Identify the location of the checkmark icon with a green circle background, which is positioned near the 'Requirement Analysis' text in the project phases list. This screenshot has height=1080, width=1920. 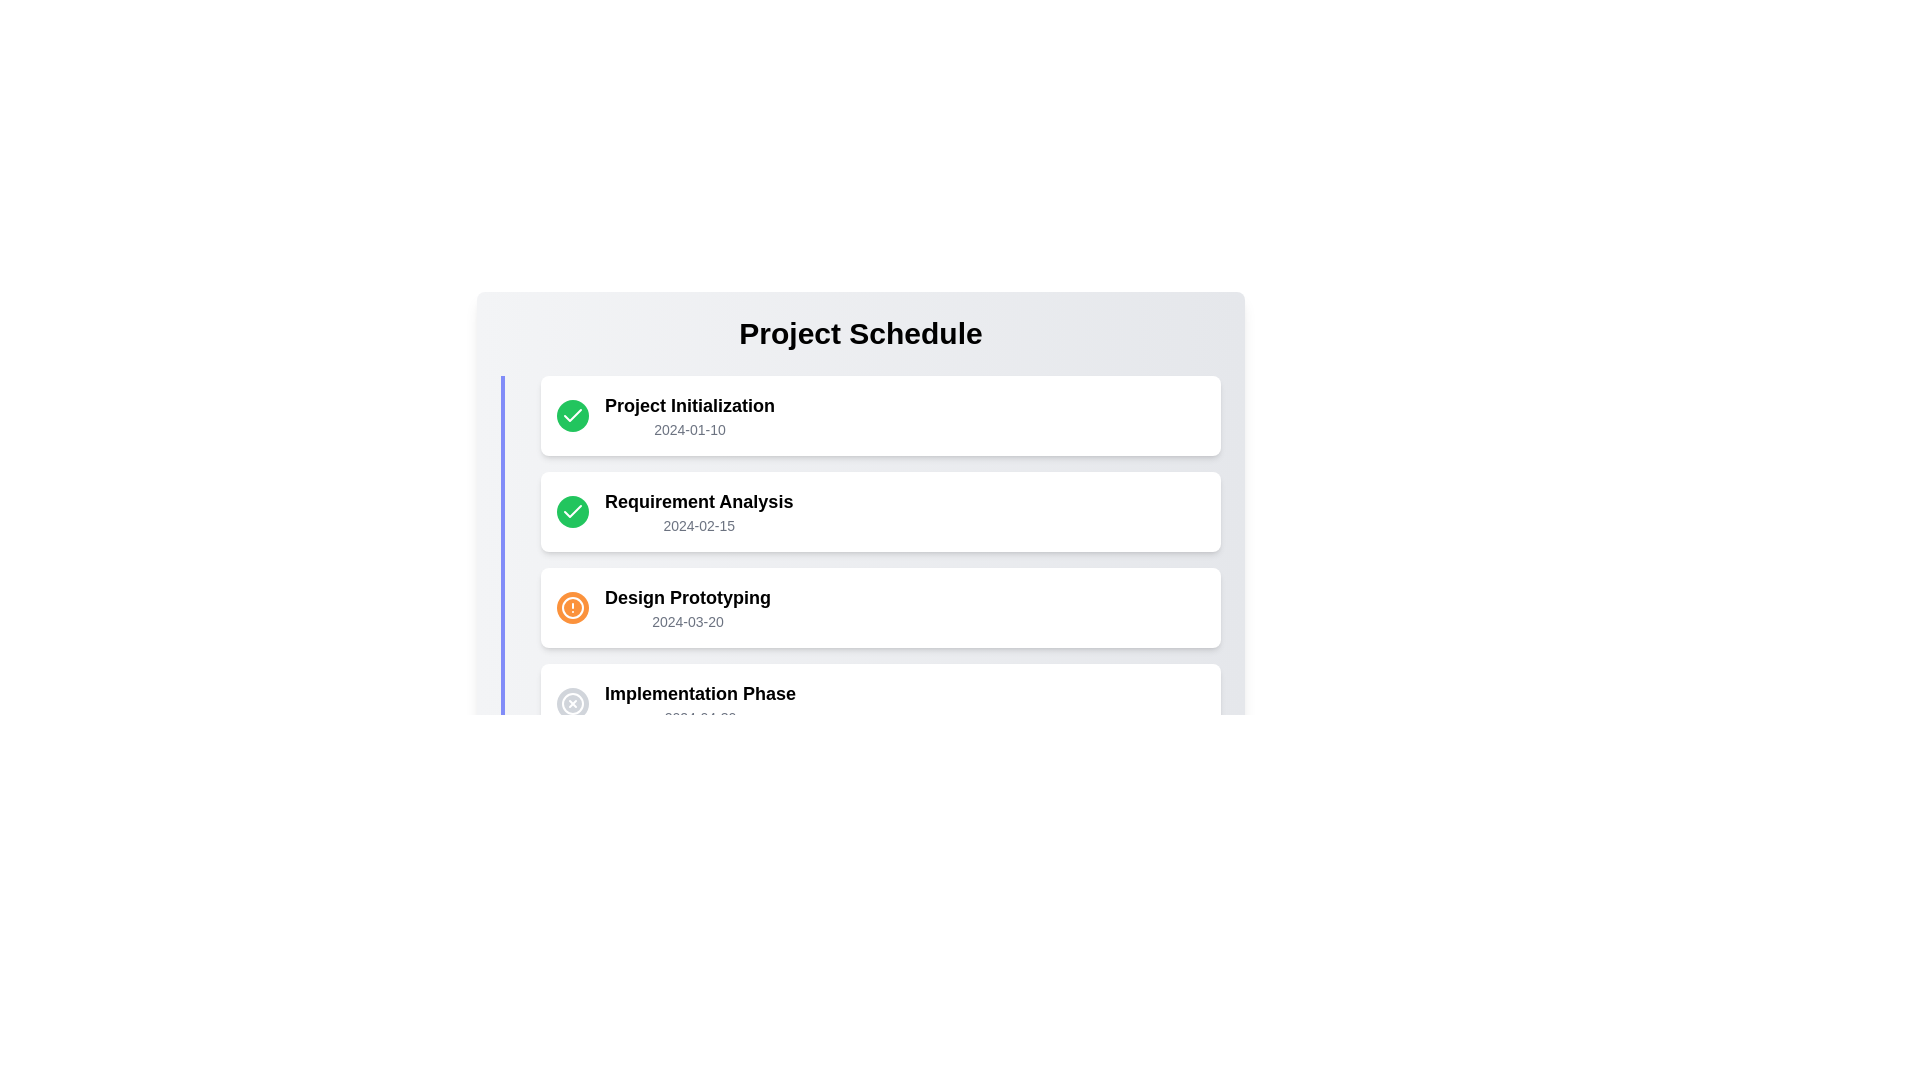
(571, 415).